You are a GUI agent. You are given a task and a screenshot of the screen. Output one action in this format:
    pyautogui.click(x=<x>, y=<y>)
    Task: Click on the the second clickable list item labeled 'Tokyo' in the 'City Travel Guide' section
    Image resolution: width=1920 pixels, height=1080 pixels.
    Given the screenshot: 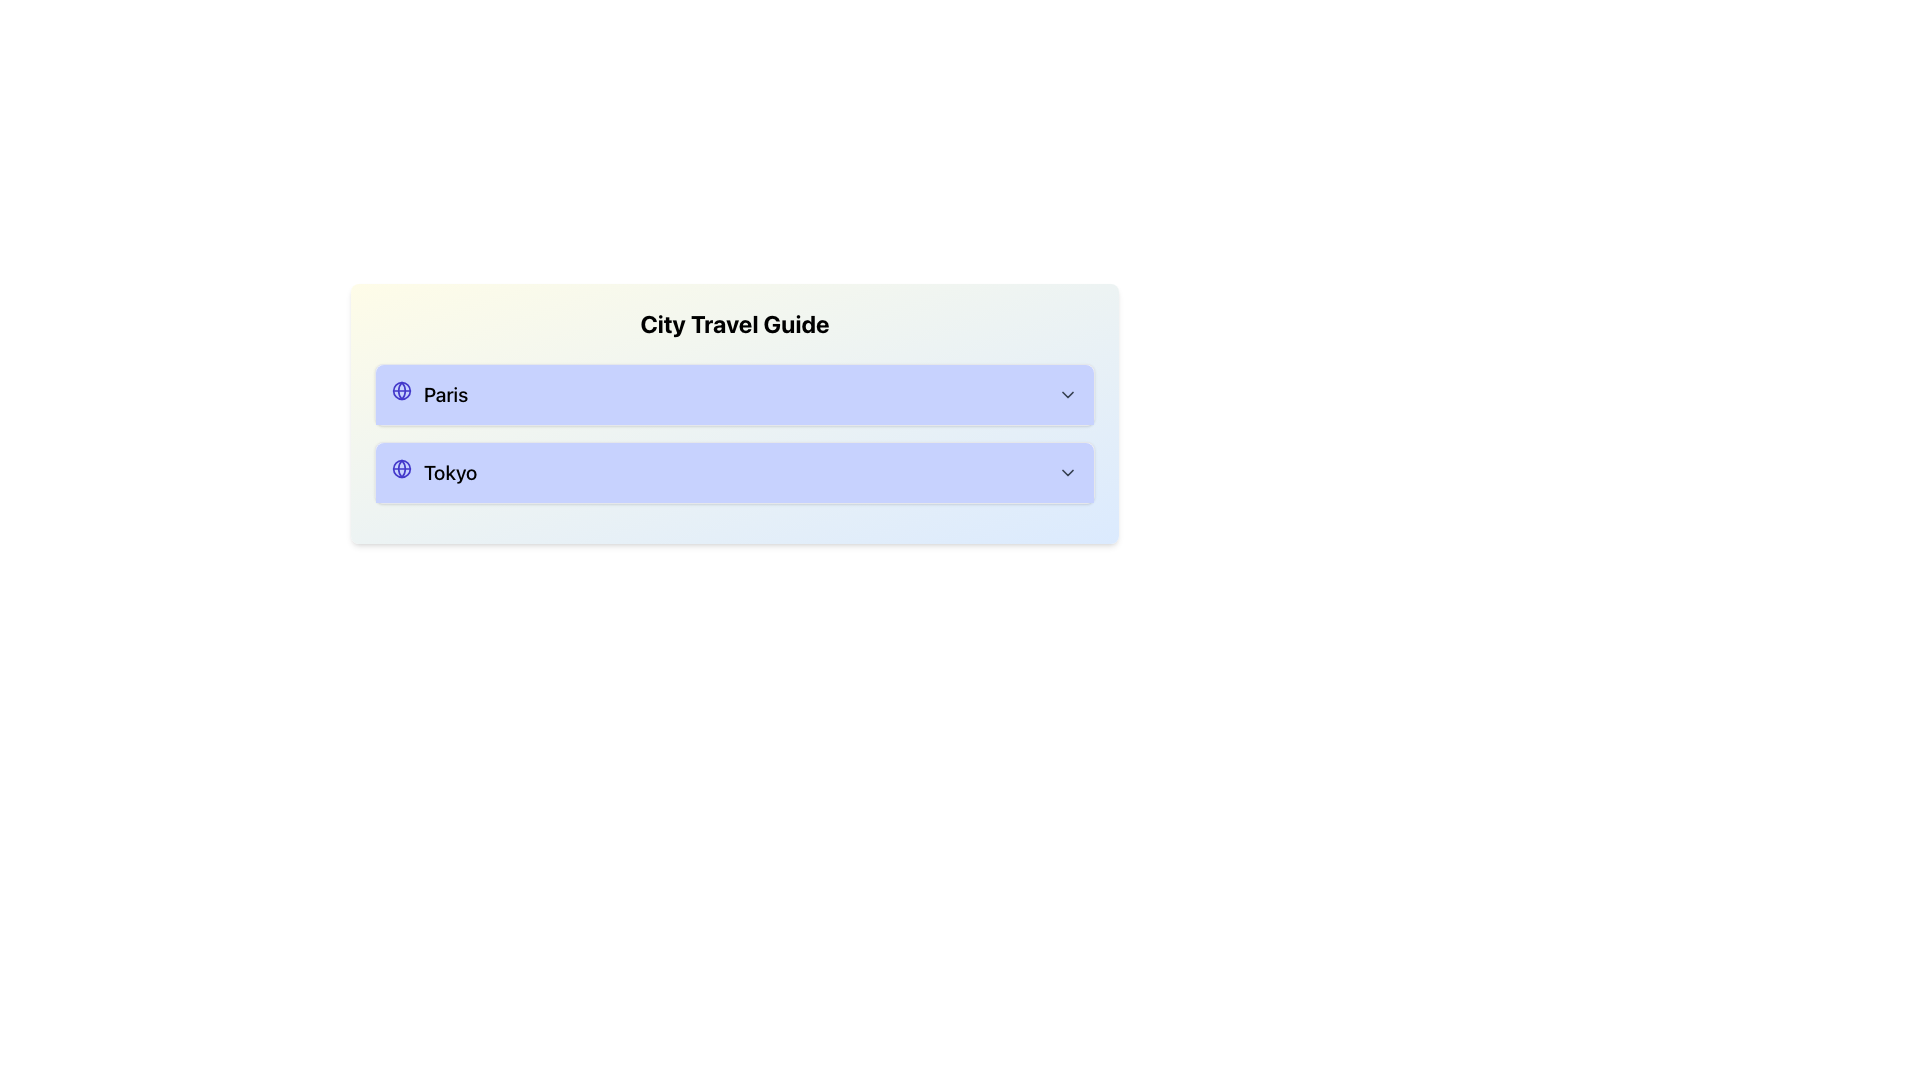 What is the action you would take?
    pyautogui.click(x=733, y=473)
    